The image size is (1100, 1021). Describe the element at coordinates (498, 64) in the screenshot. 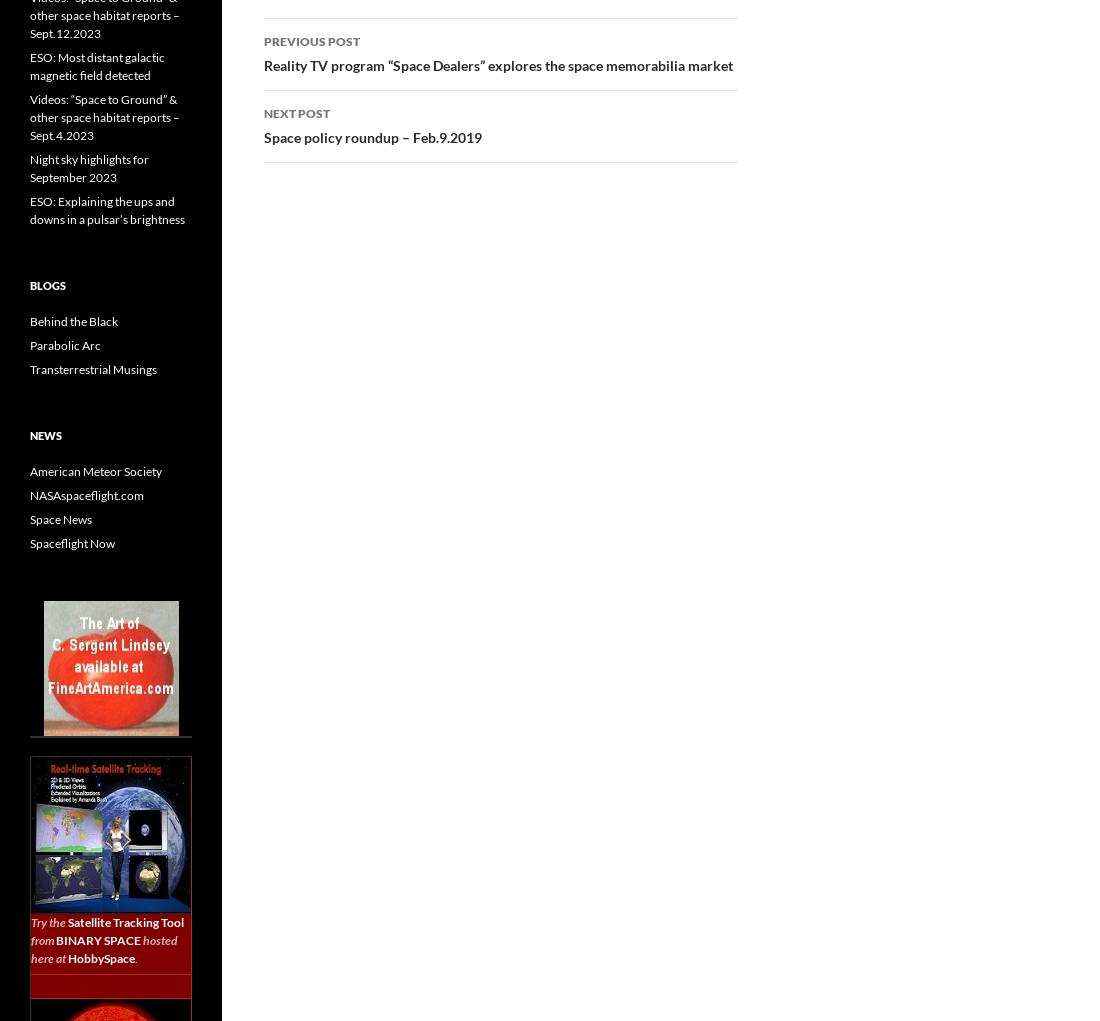

I see `'Reality TV program “Space Dealers” explores the space memorabilia market'` at that location.